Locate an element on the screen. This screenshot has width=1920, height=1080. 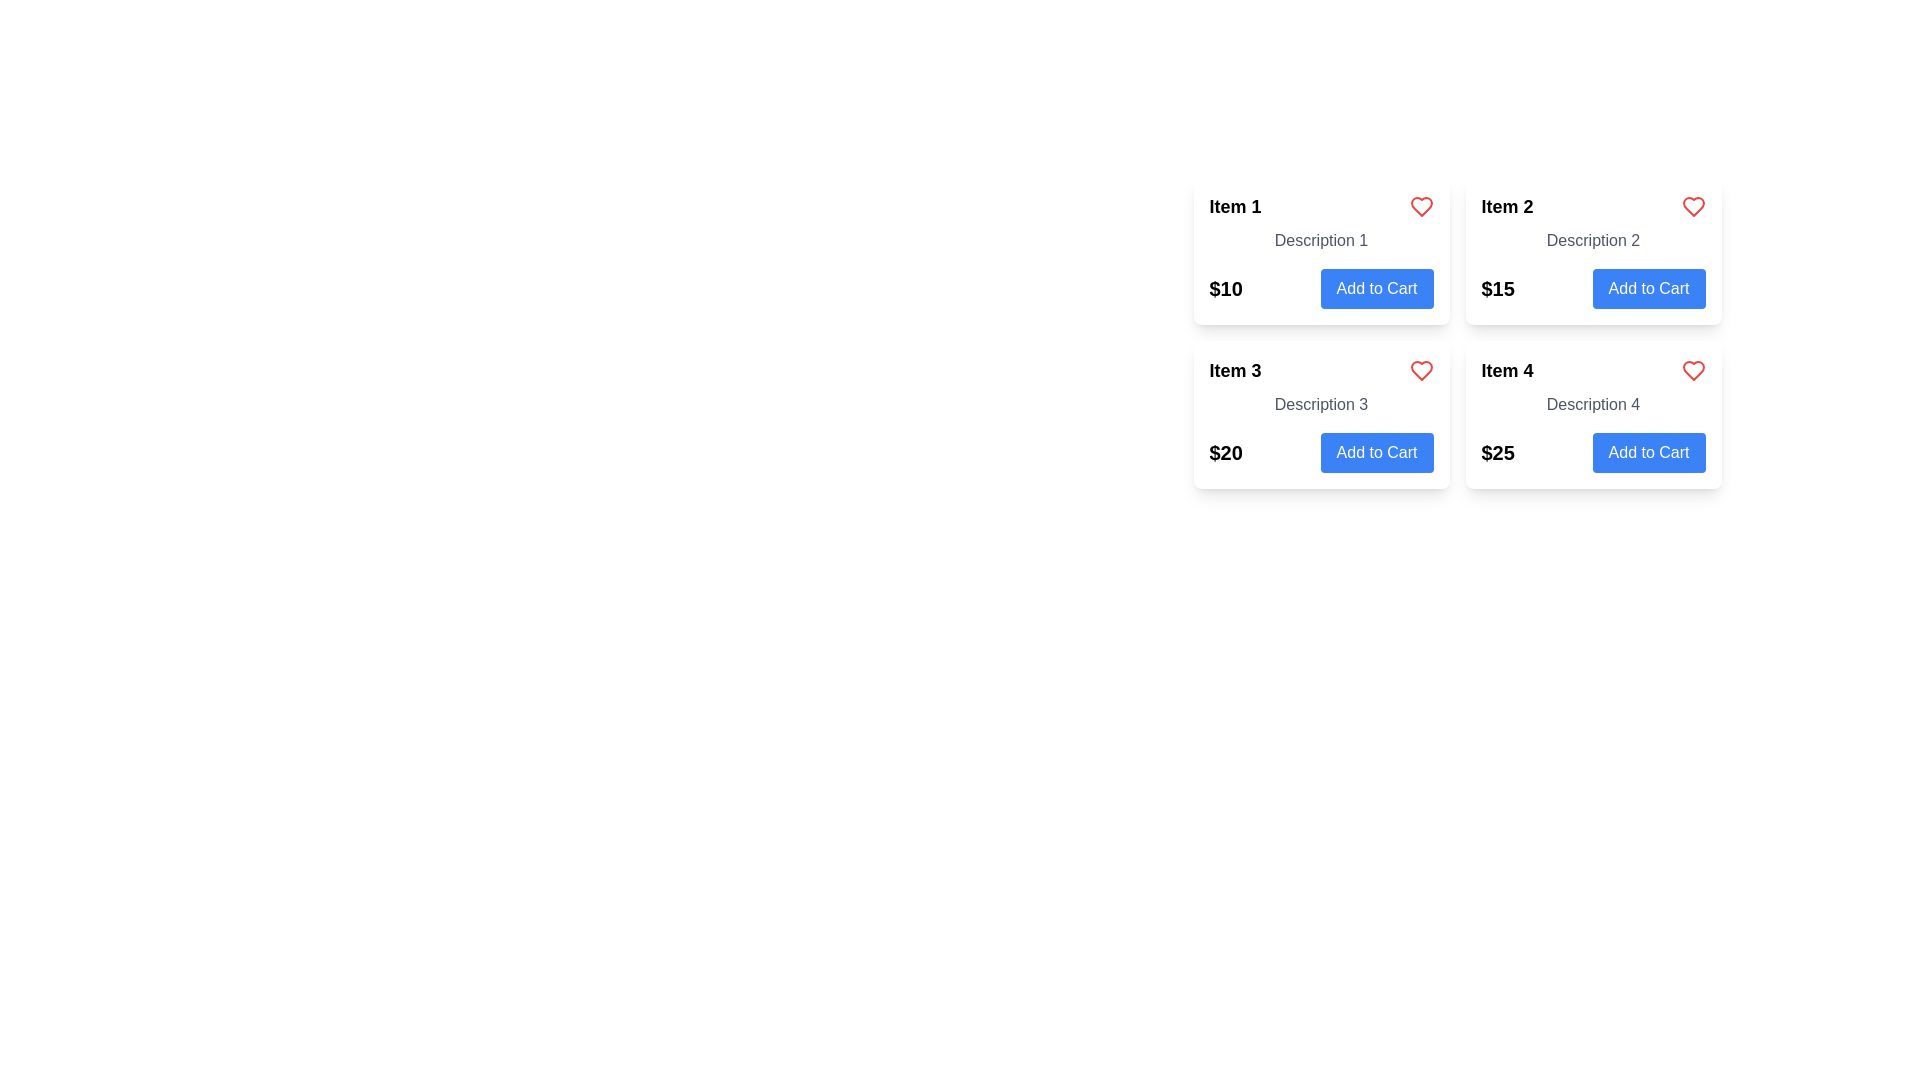
the add to cart button located at the bottom of the second item card, below the text 'Description 2' in the card titled 'Item 2' is located at coordinates (1592, 289).